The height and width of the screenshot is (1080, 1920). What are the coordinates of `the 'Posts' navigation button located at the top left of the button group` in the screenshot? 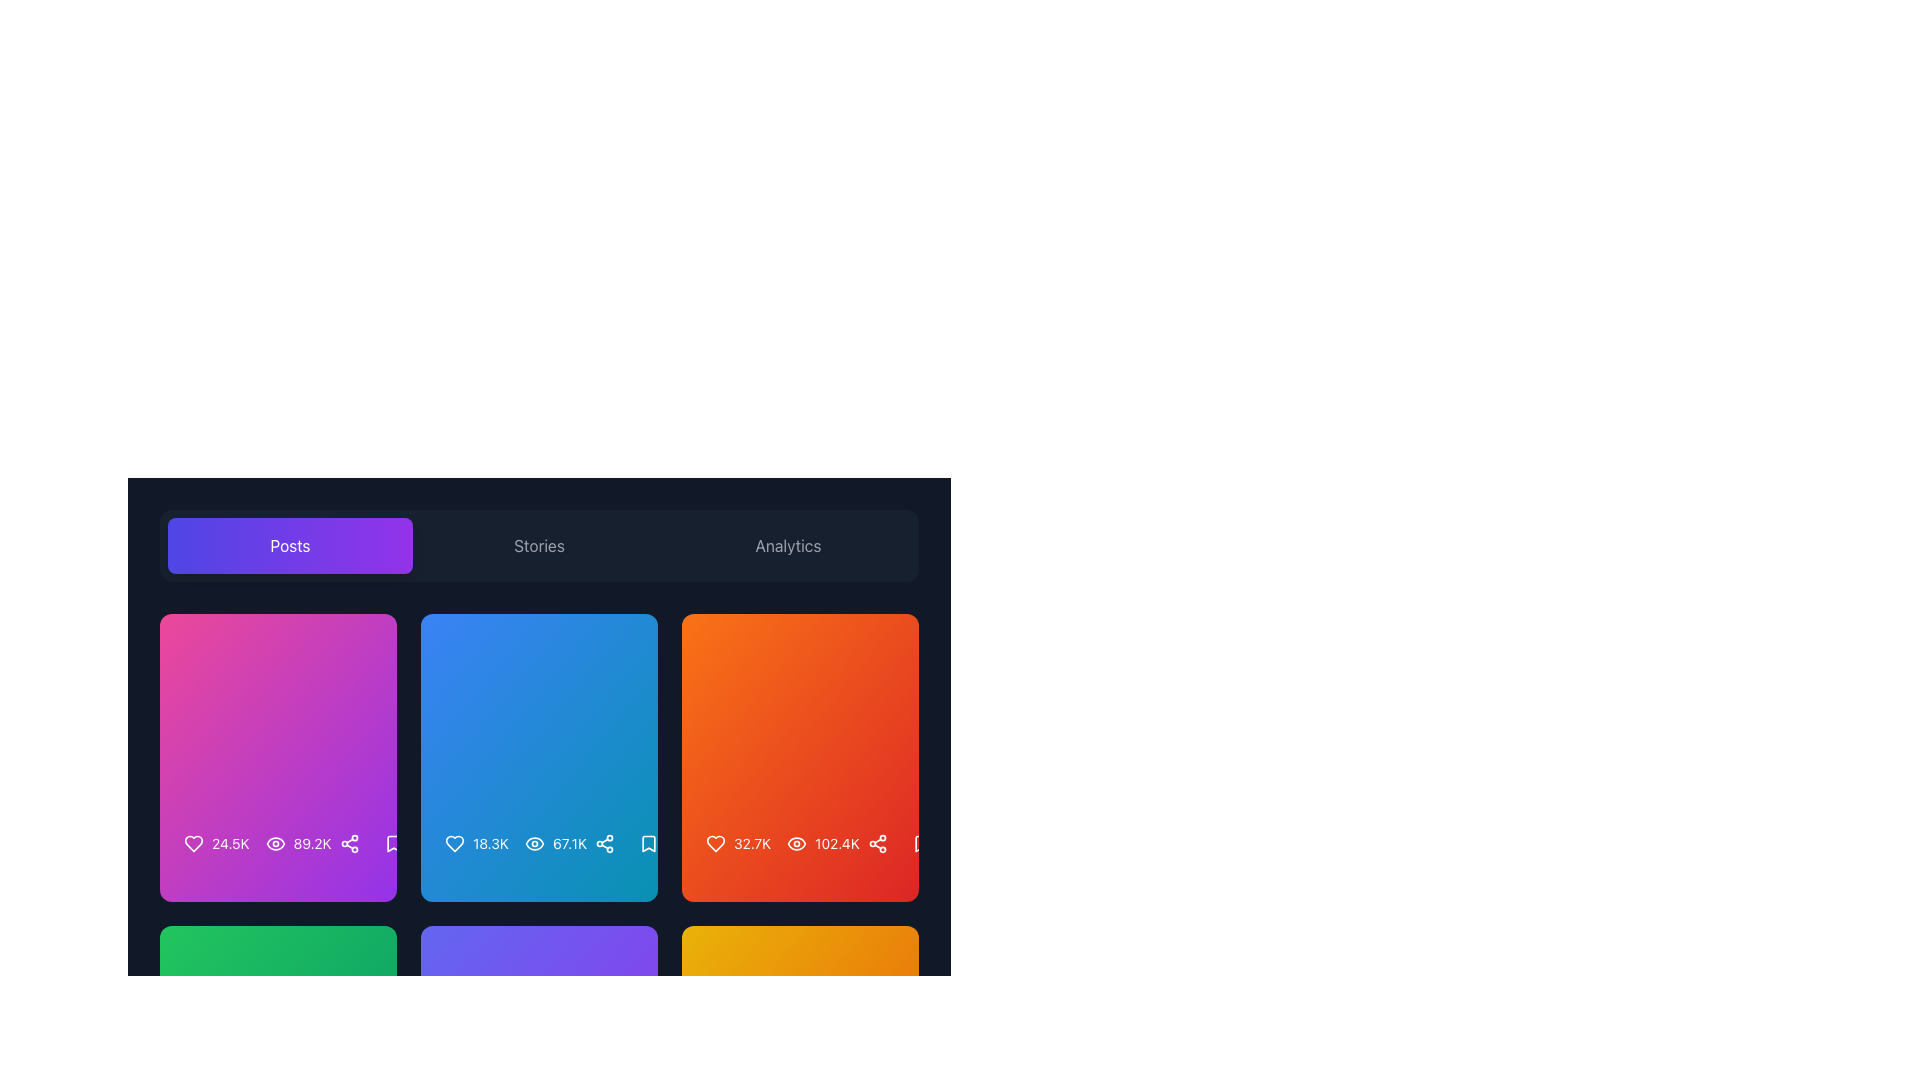 It's located at (289, 546).